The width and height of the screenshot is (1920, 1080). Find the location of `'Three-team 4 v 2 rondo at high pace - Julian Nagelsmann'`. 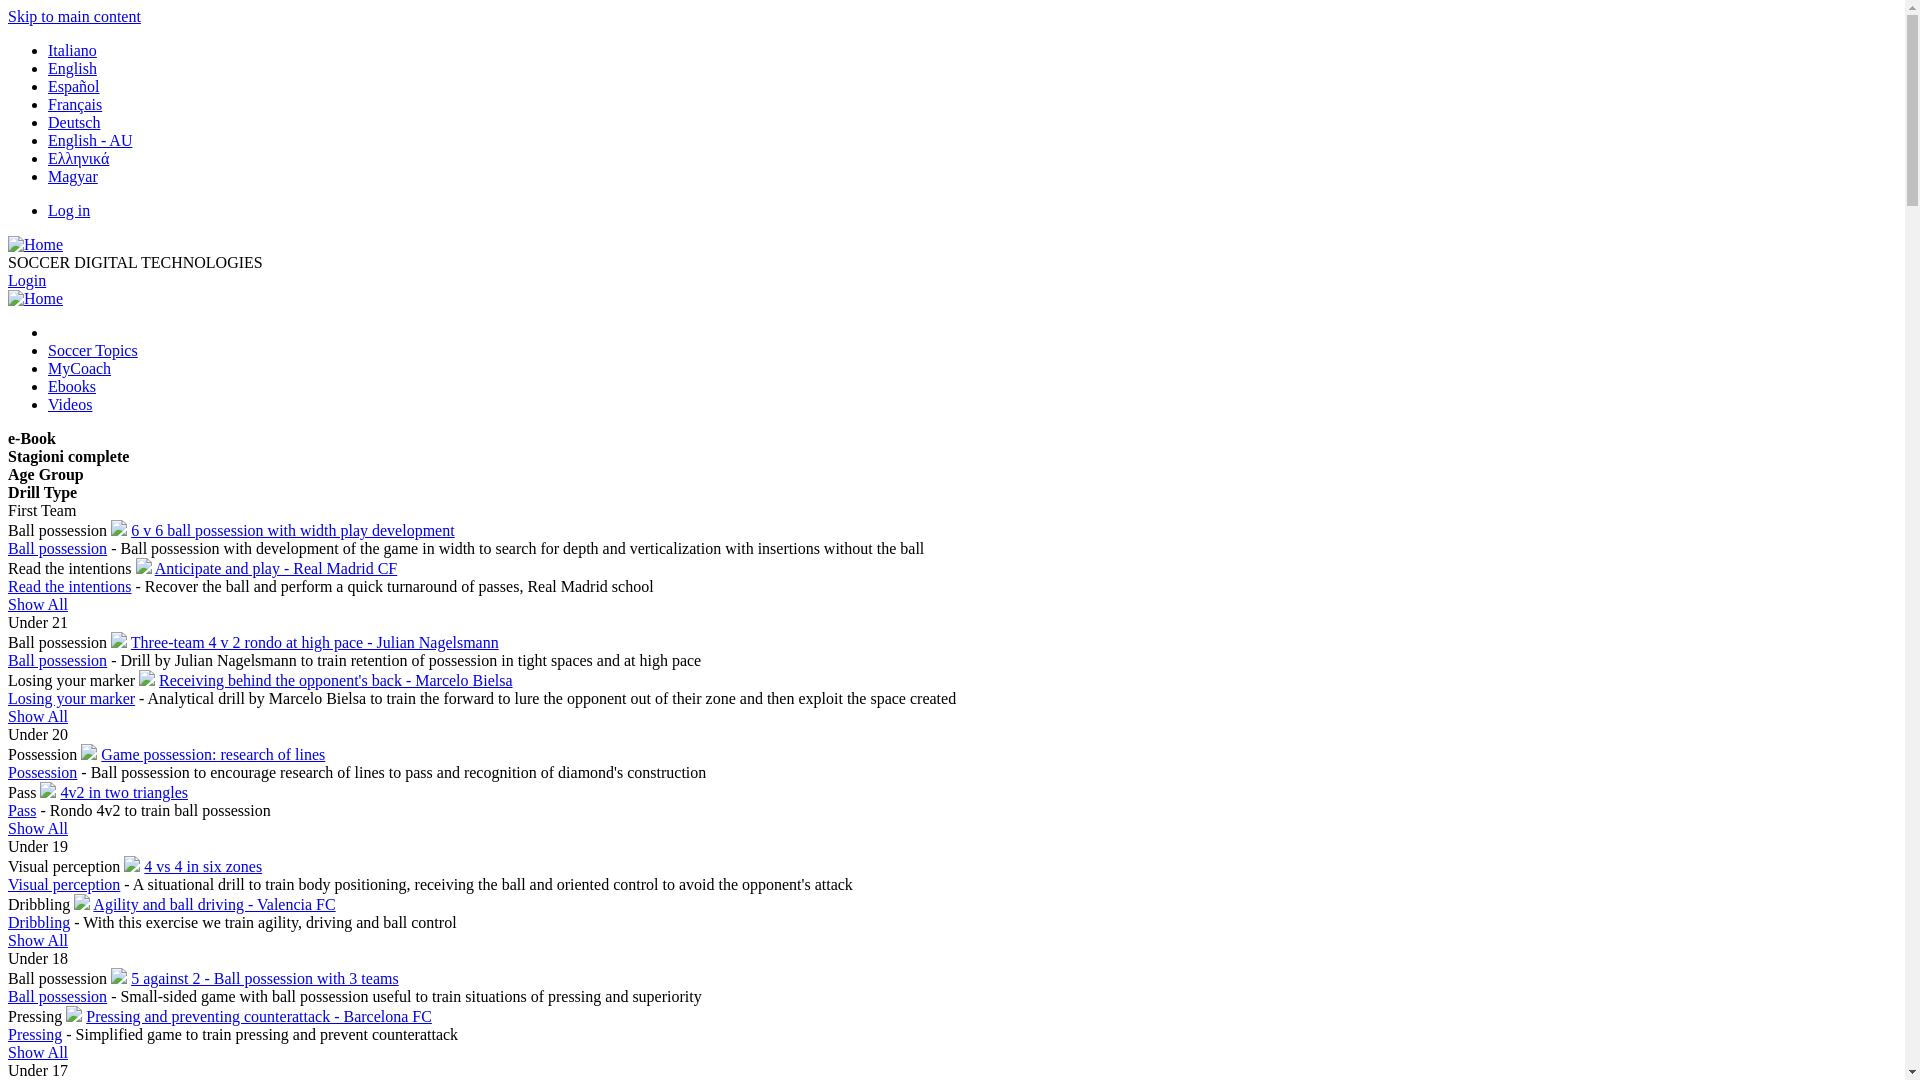

'Three-team 4 v 2 rondo at high pace - Julian Nagelsmann' is located at coordinates (314, 642).